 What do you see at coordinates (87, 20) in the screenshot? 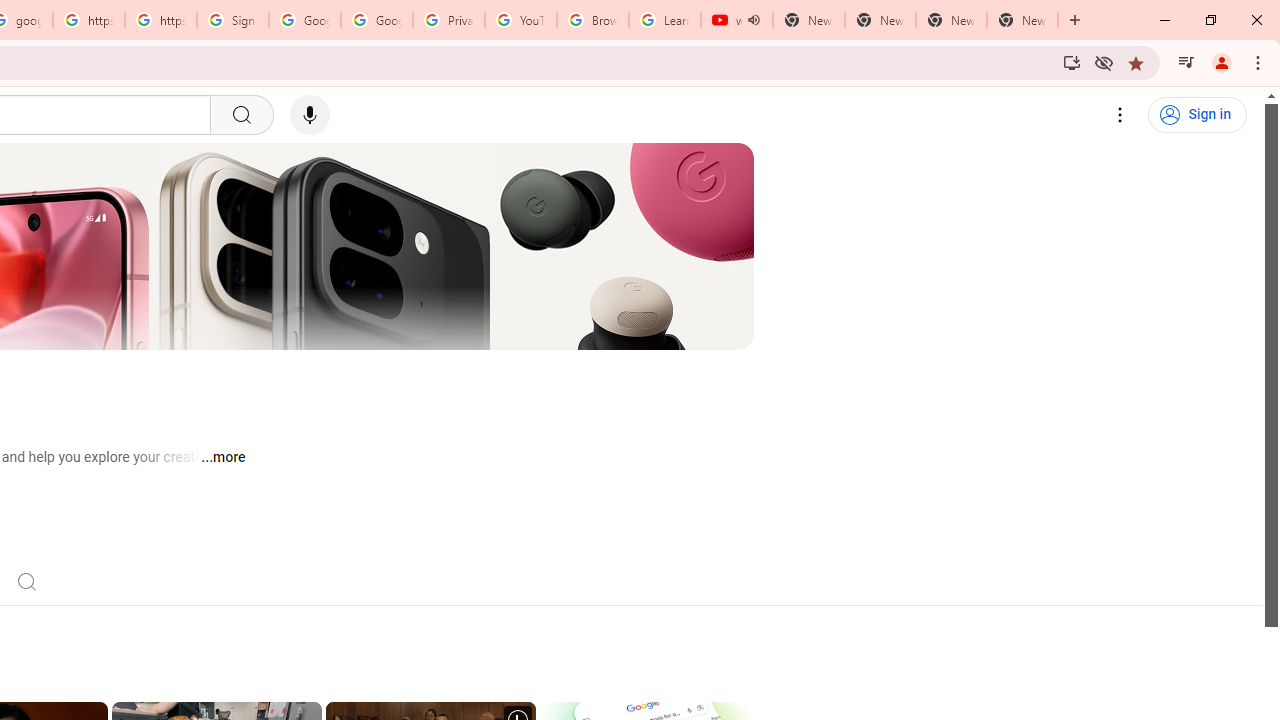
I see `'https://scholar.google.com/'` at bounding box center [87, 20].